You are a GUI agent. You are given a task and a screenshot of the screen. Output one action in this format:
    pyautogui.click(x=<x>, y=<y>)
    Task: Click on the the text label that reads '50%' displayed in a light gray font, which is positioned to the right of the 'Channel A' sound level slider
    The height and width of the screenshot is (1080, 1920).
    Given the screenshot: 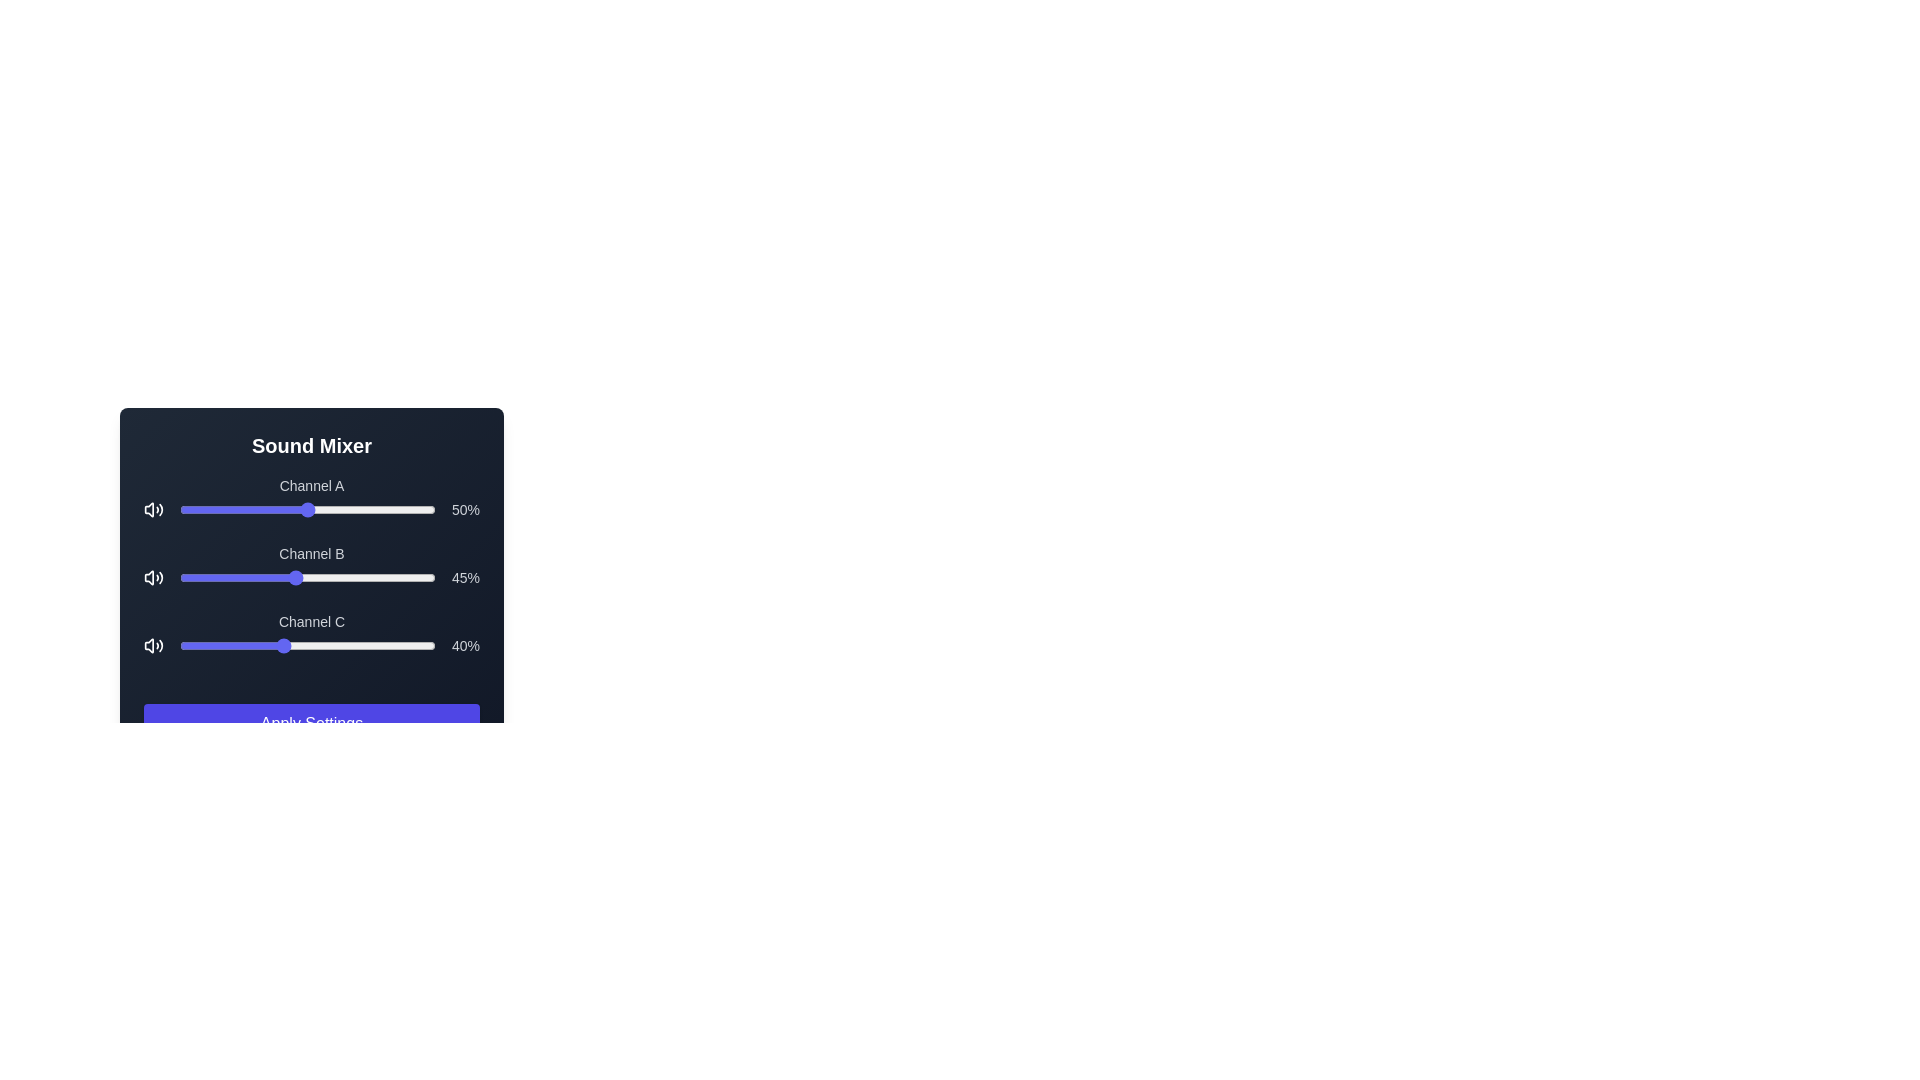 What is the action you would take?
    pyautogui.click(x=464, y=508)
    